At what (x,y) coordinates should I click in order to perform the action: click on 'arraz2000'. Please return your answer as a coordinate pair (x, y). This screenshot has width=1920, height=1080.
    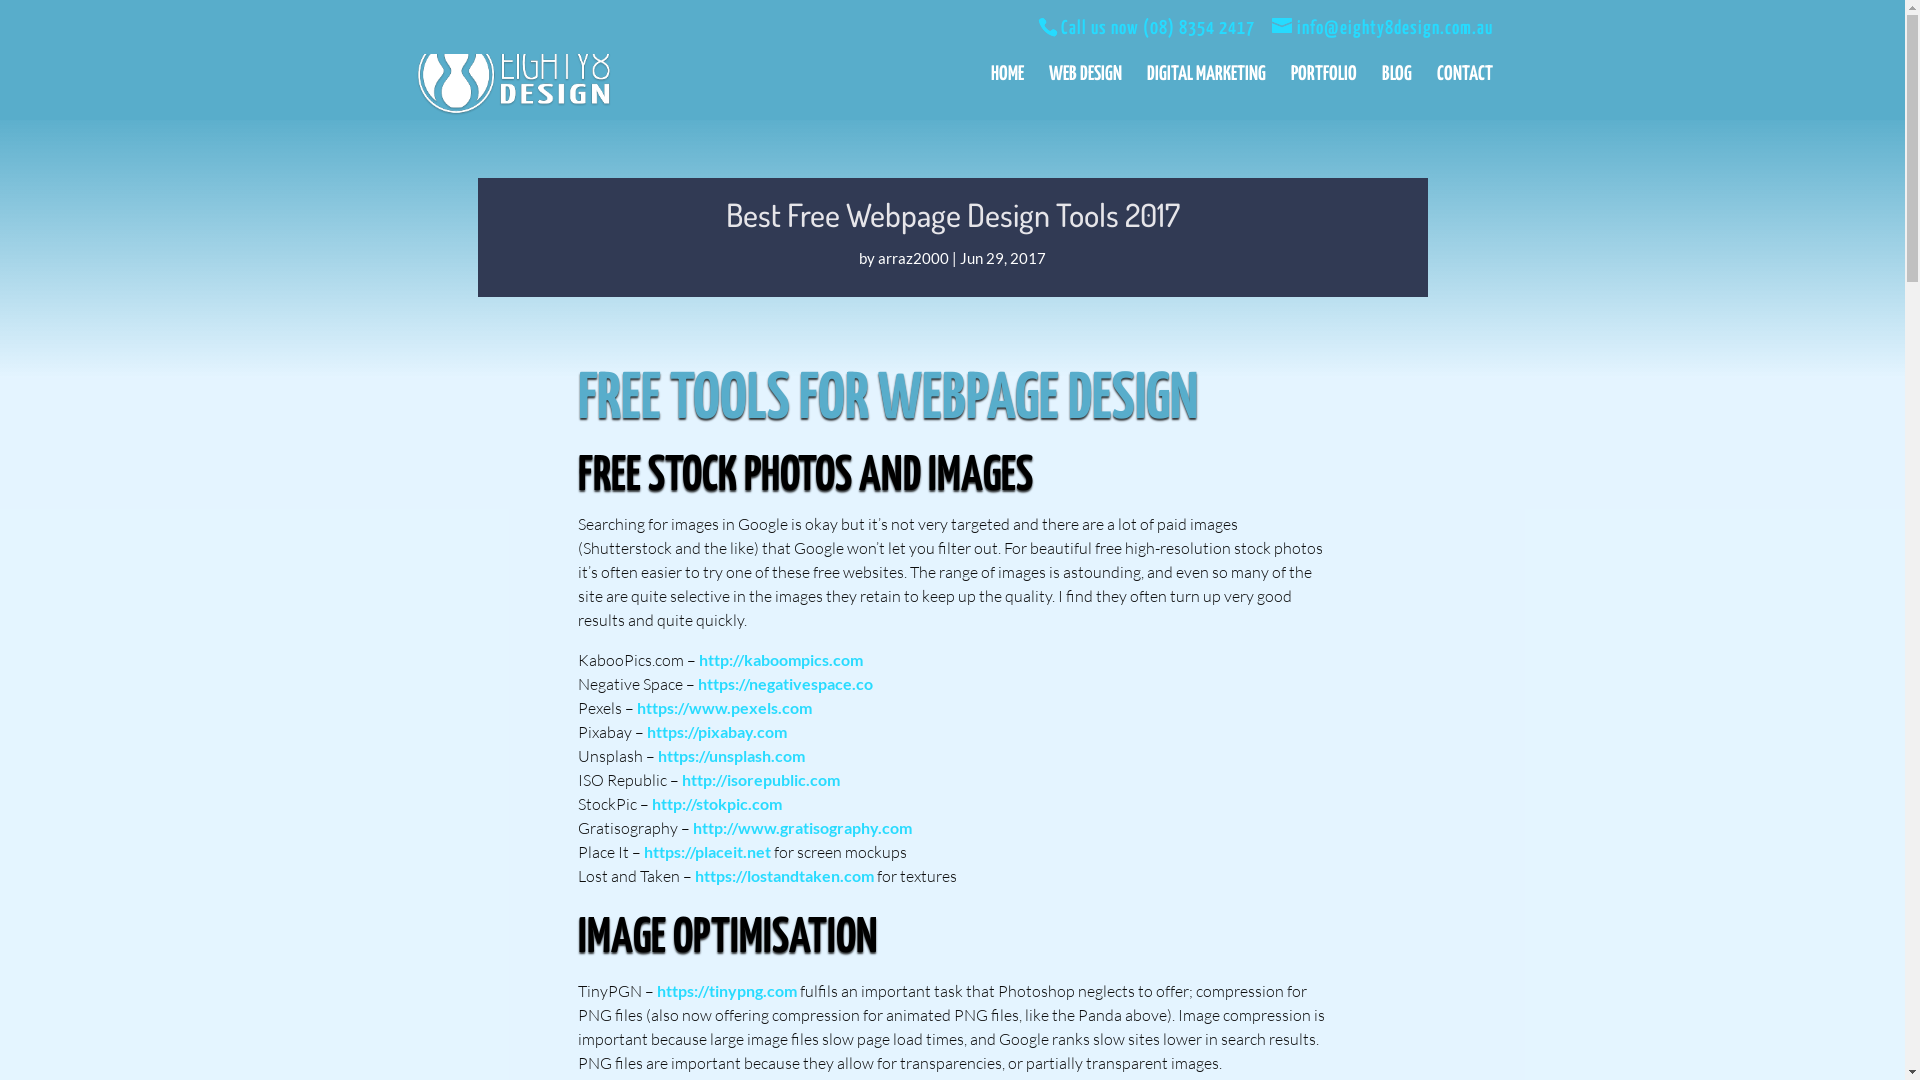
    Looking at the image, I should click on (878, 256).